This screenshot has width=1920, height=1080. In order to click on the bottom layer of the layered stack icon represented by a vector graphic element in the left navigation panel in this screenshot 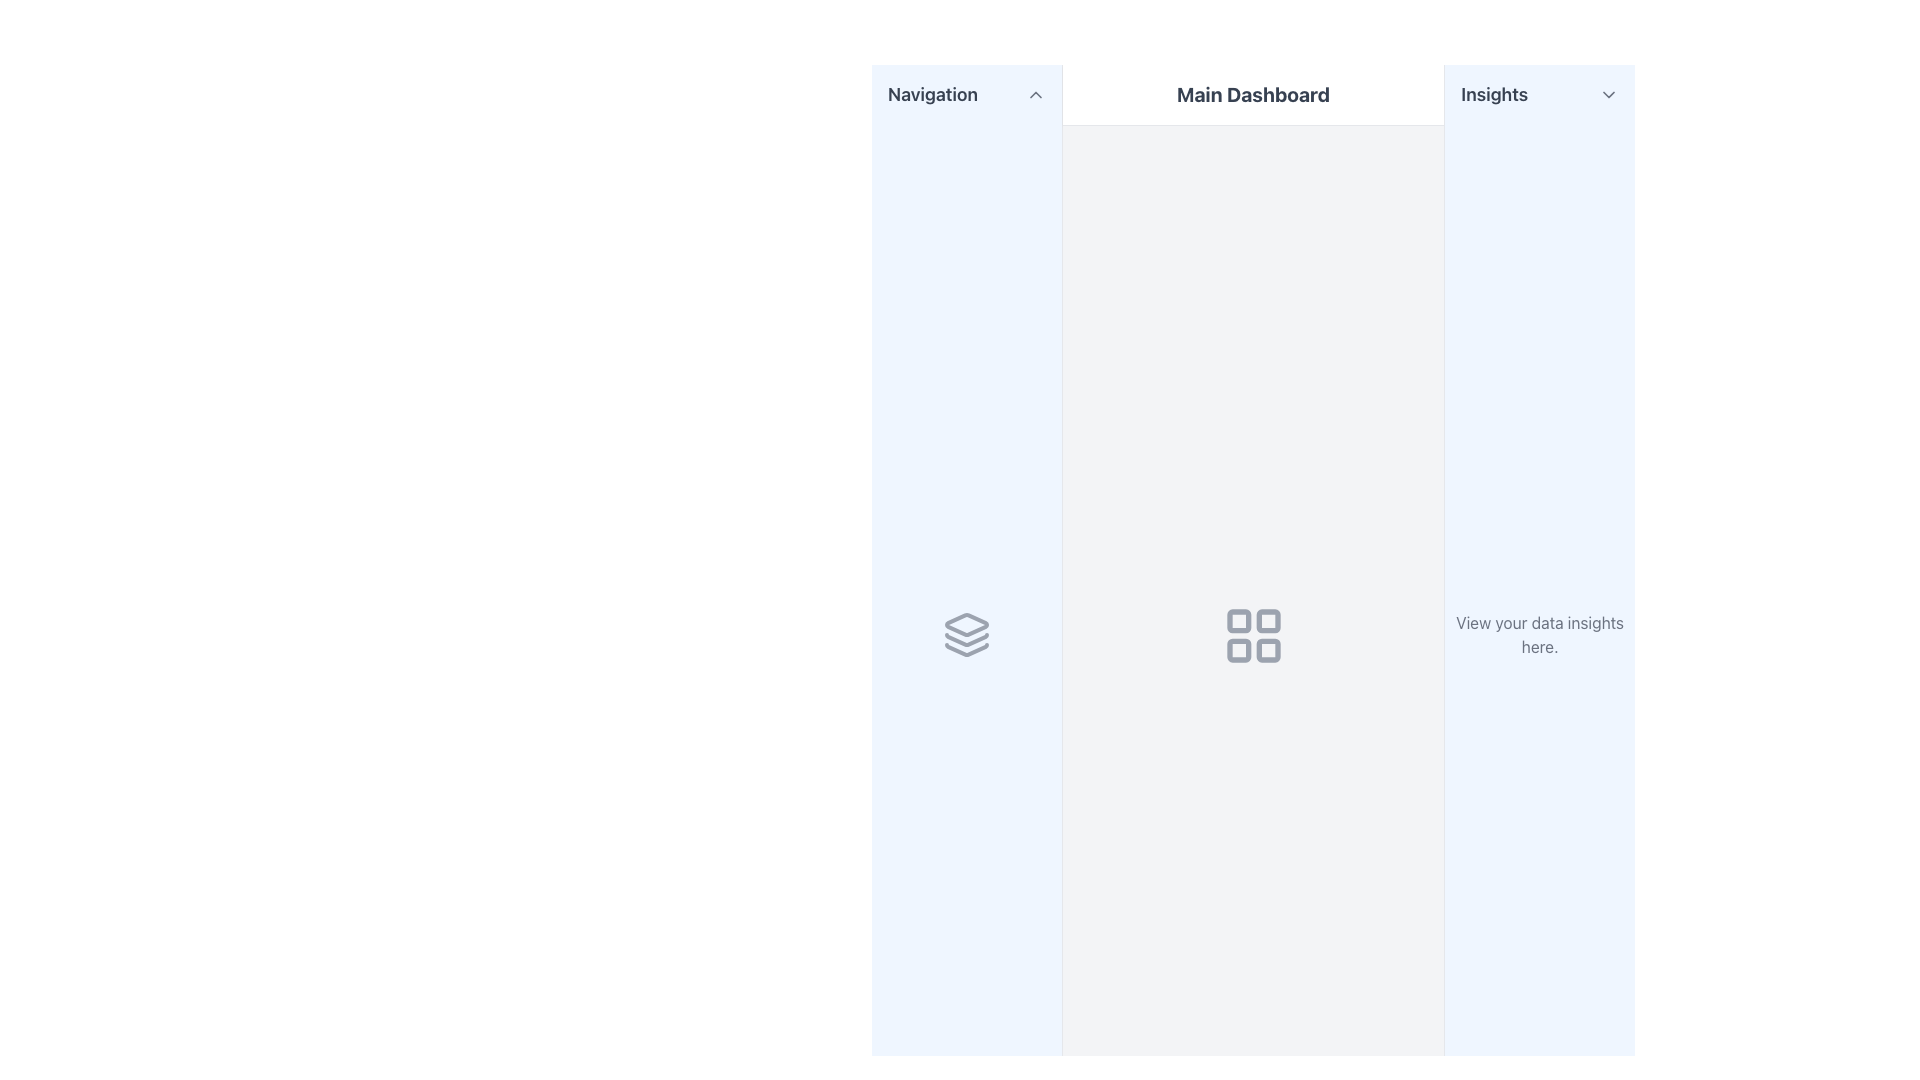, I will do `click(966, 650)`.